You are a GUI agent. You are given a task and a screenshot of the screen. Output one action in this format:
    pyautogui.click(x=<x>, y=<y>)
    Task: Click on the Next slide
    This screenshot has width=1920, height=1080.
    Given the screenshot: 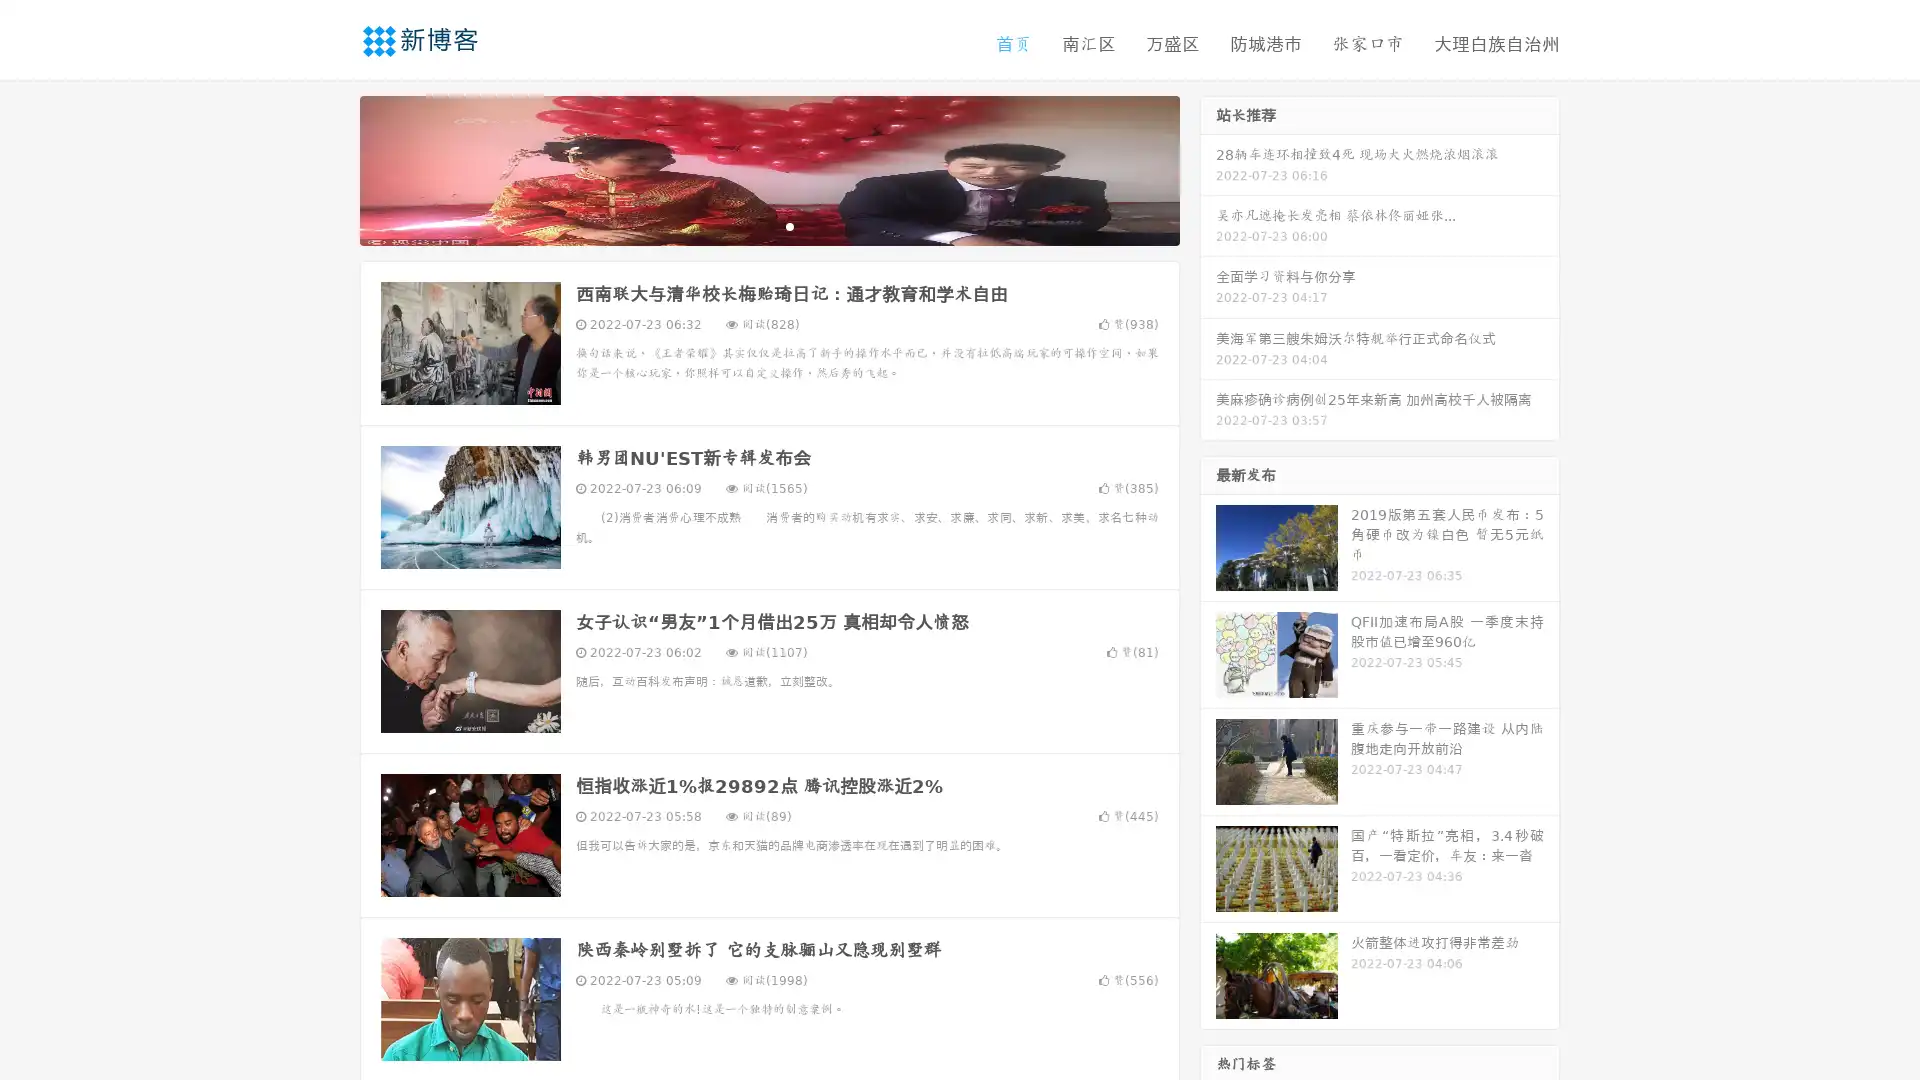 What is the action you would take?
    pyautogui.click(x=1208, y=168)
    